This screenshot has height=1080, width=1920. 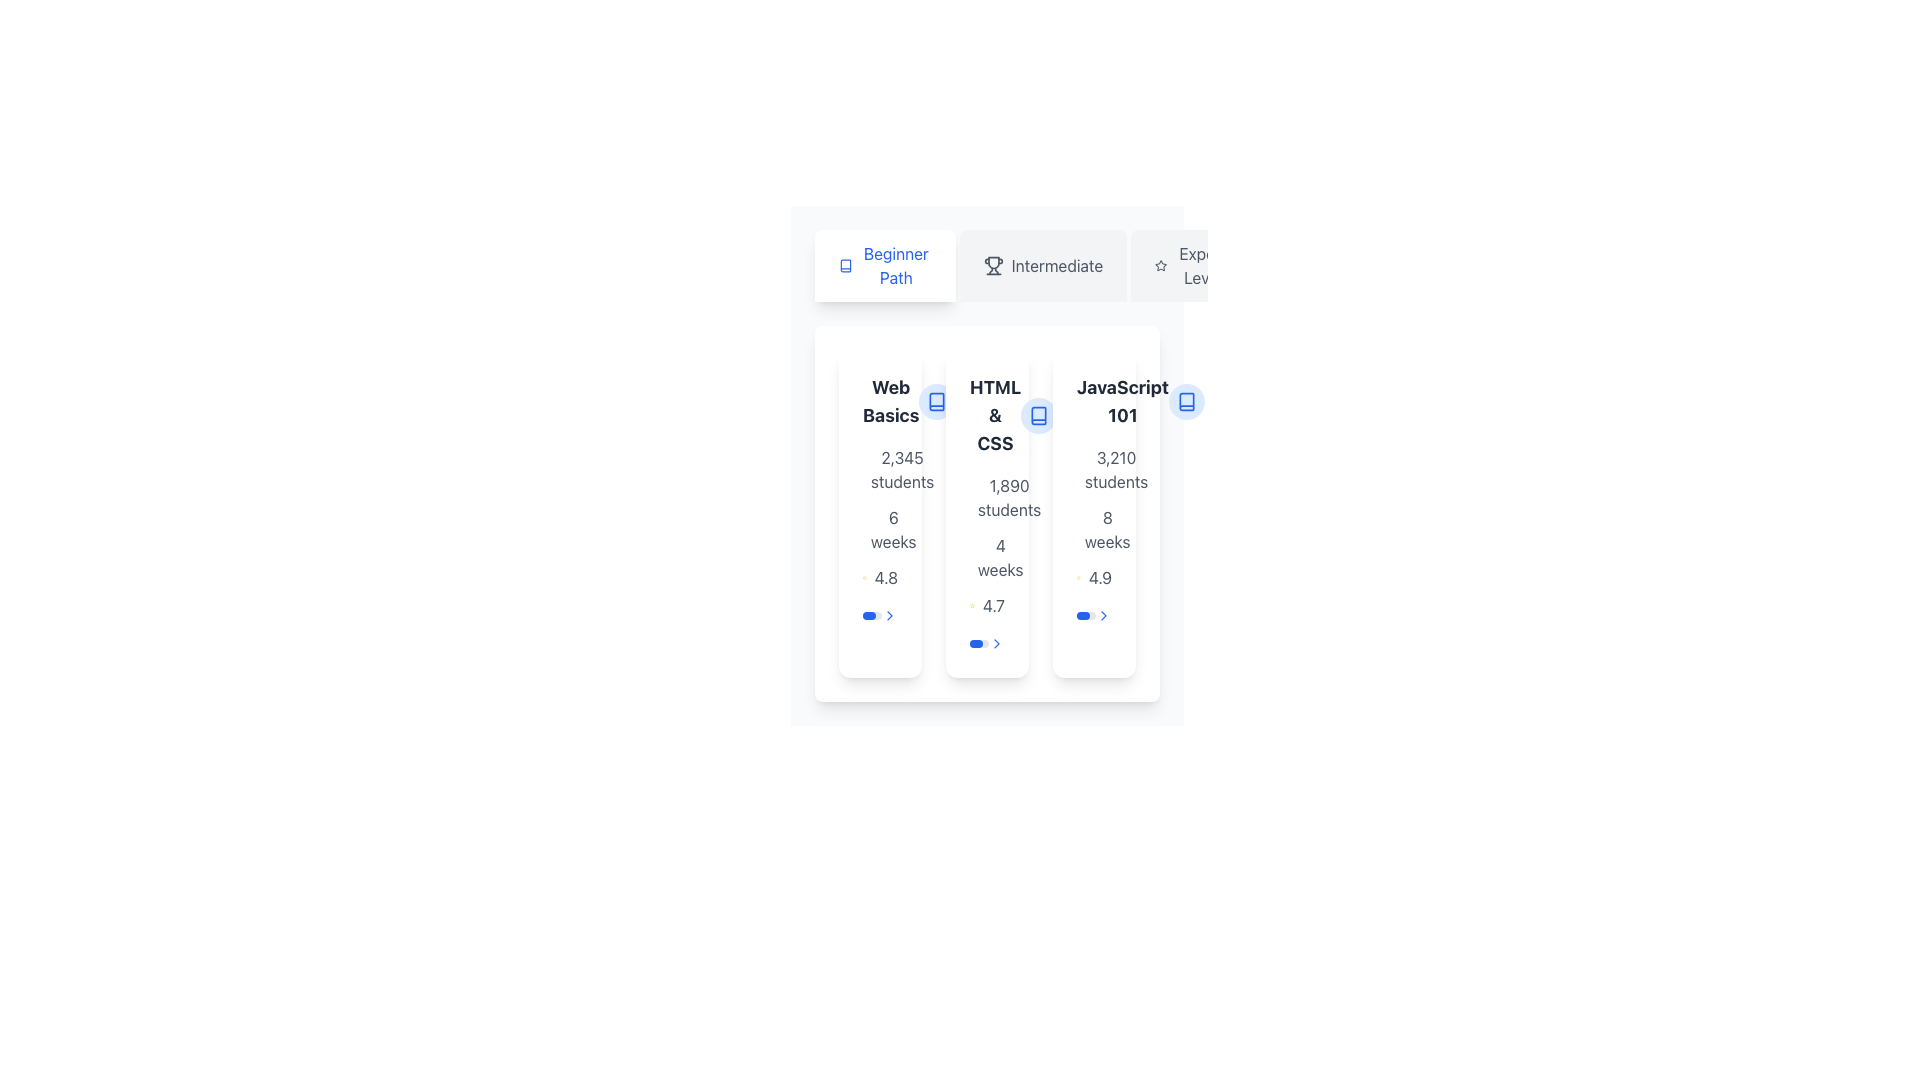 I want to click on the descriptive title text label located in the top-left corner of the first card in the horizontal stack for context or navigation, so click(x=890, y=401).